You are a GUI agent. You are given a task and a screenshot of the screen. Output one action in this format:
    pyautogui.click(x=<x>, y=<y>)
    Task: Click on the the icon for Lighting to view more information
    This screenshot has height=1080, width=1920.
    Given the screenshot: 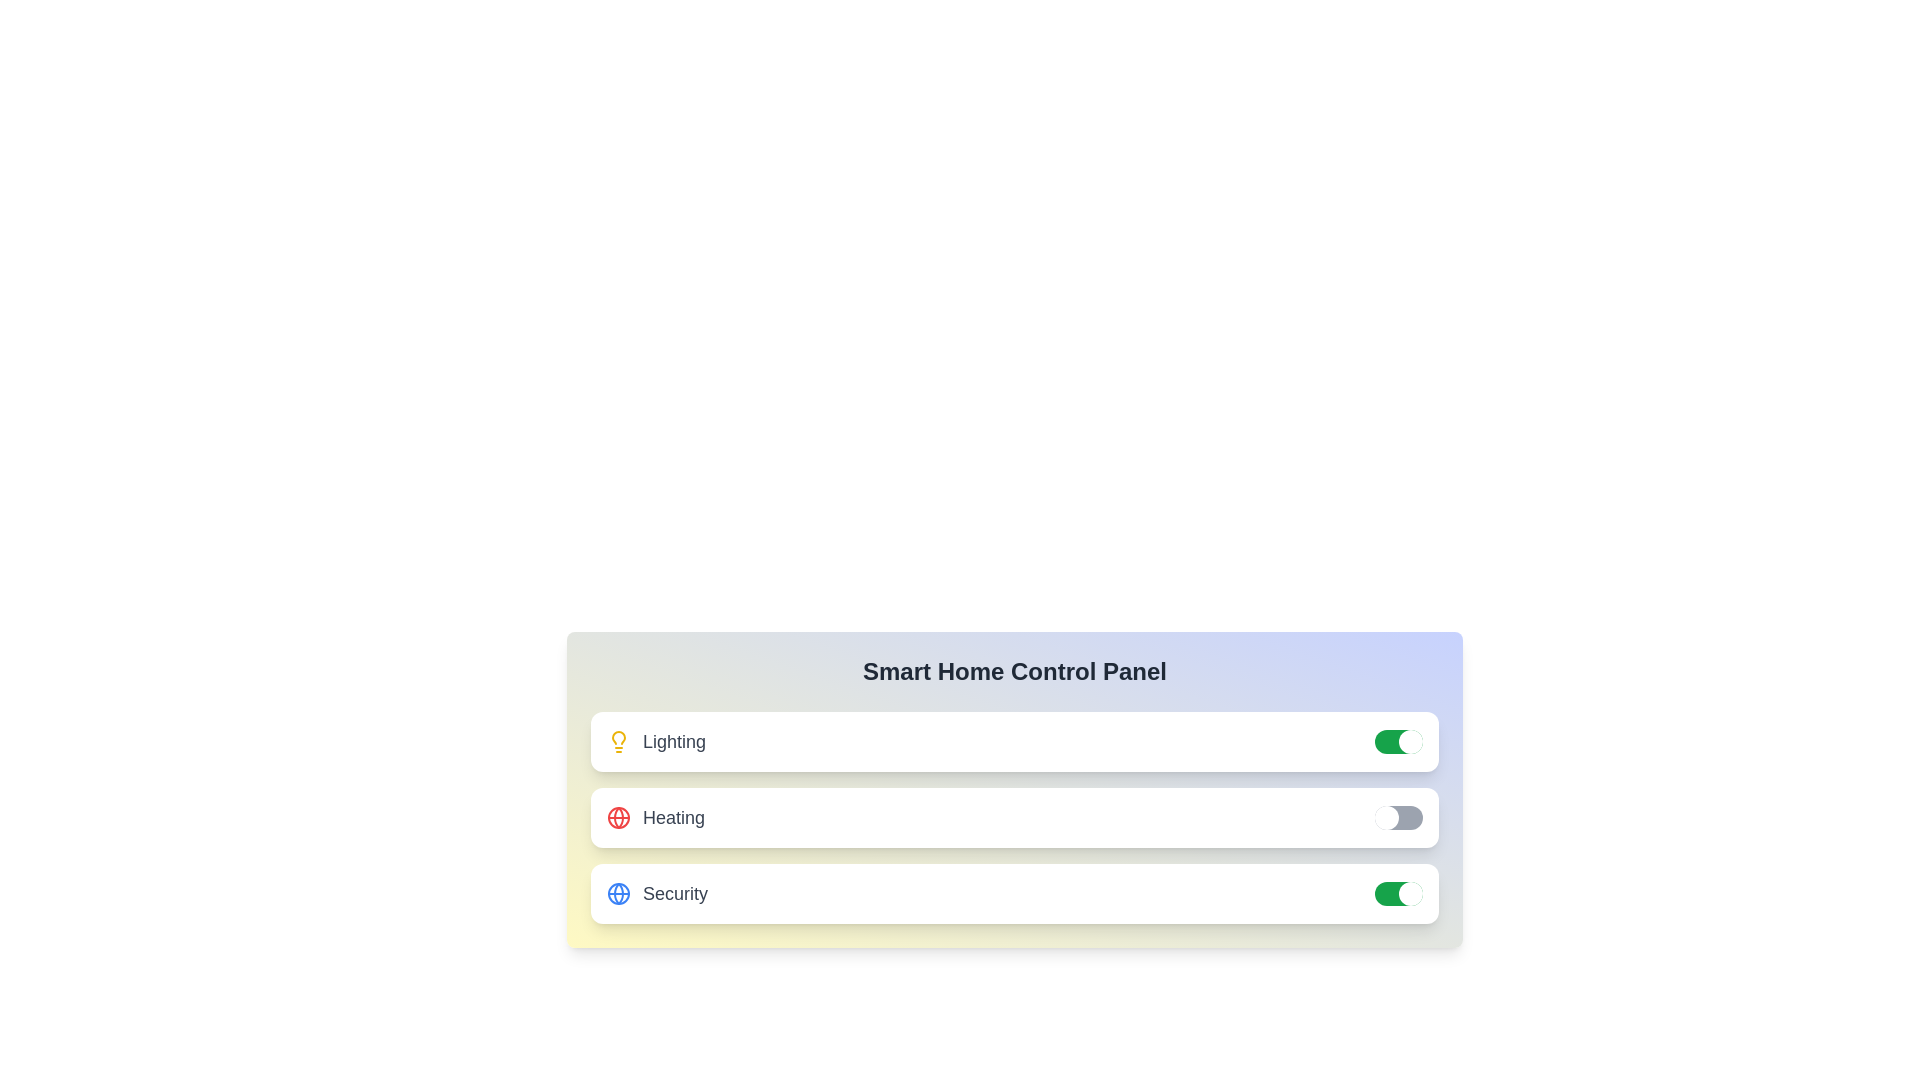 What is the action you would take?
    pyautogui.click(x=618, y=741)
    